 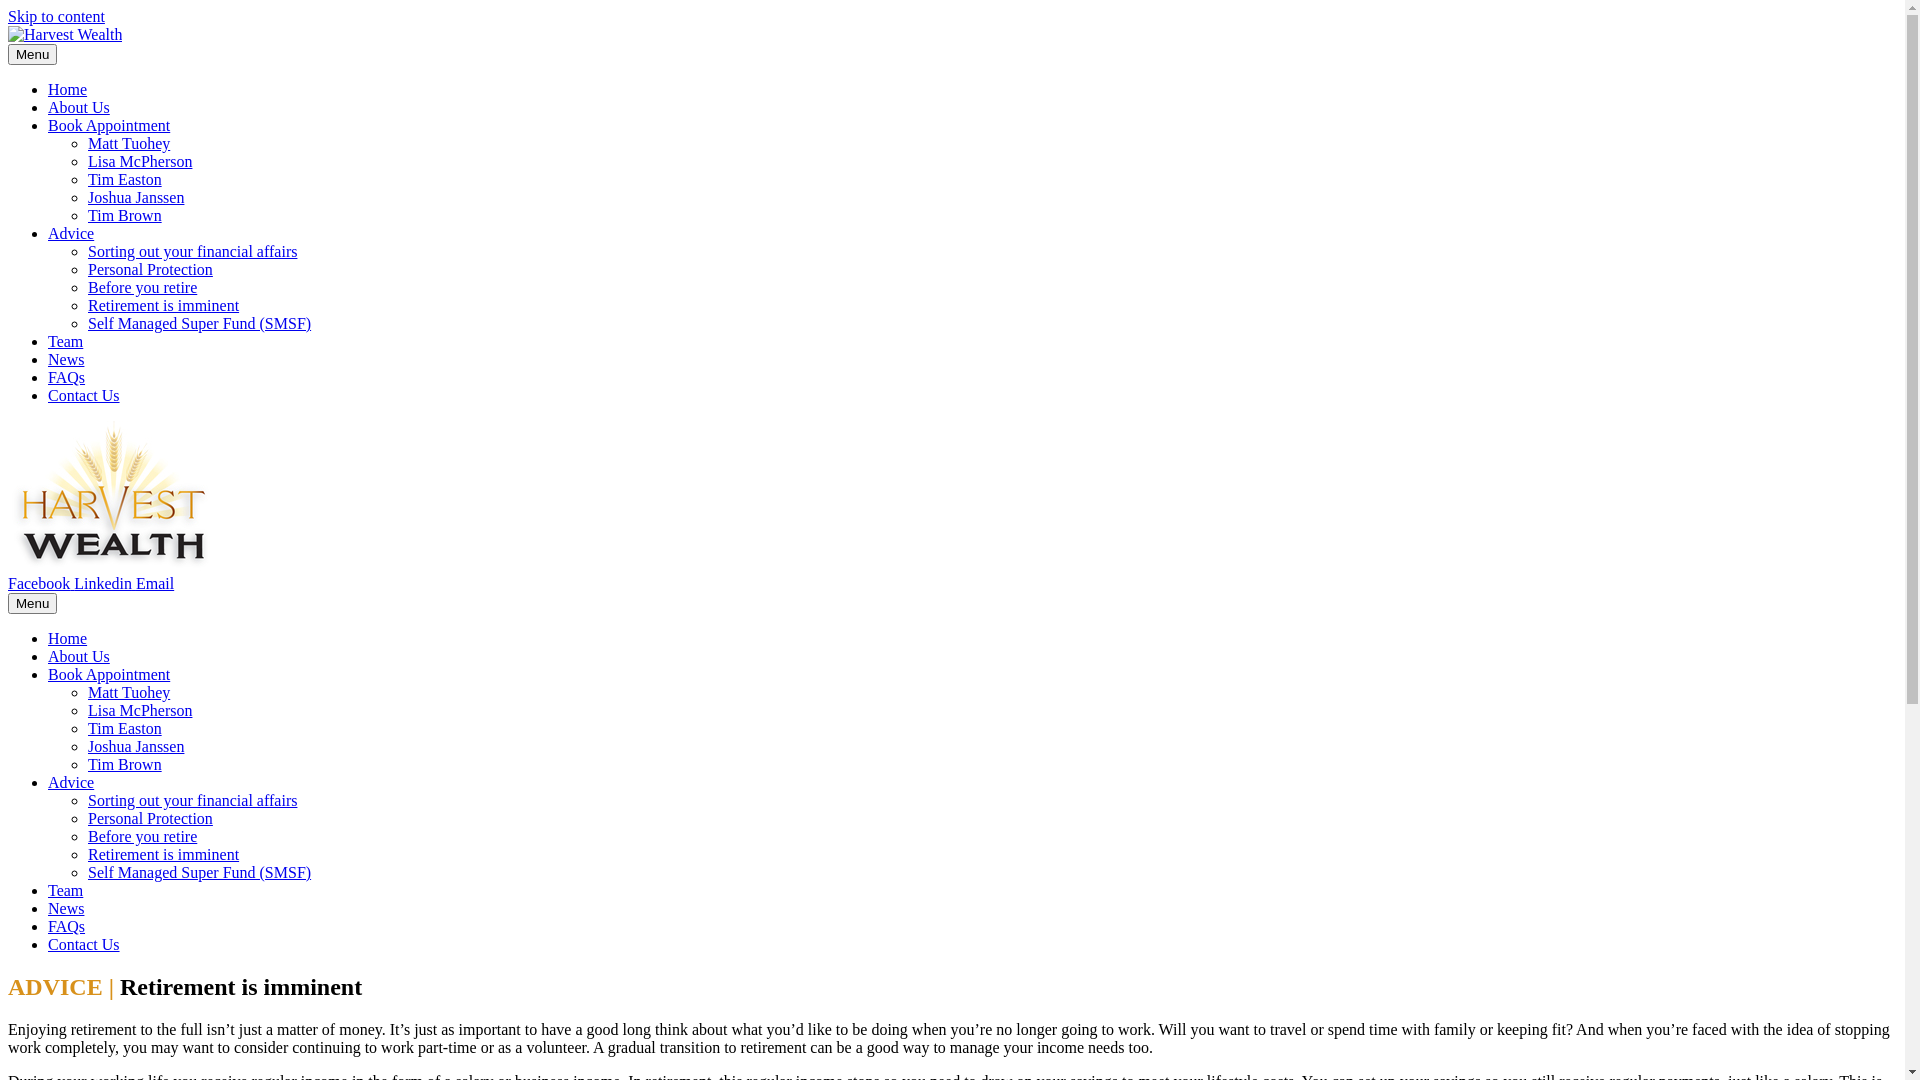 What do you see at coordinates (71, 781) in the screenshot?
I see `'Advice'` at bounding box center [71, 781].